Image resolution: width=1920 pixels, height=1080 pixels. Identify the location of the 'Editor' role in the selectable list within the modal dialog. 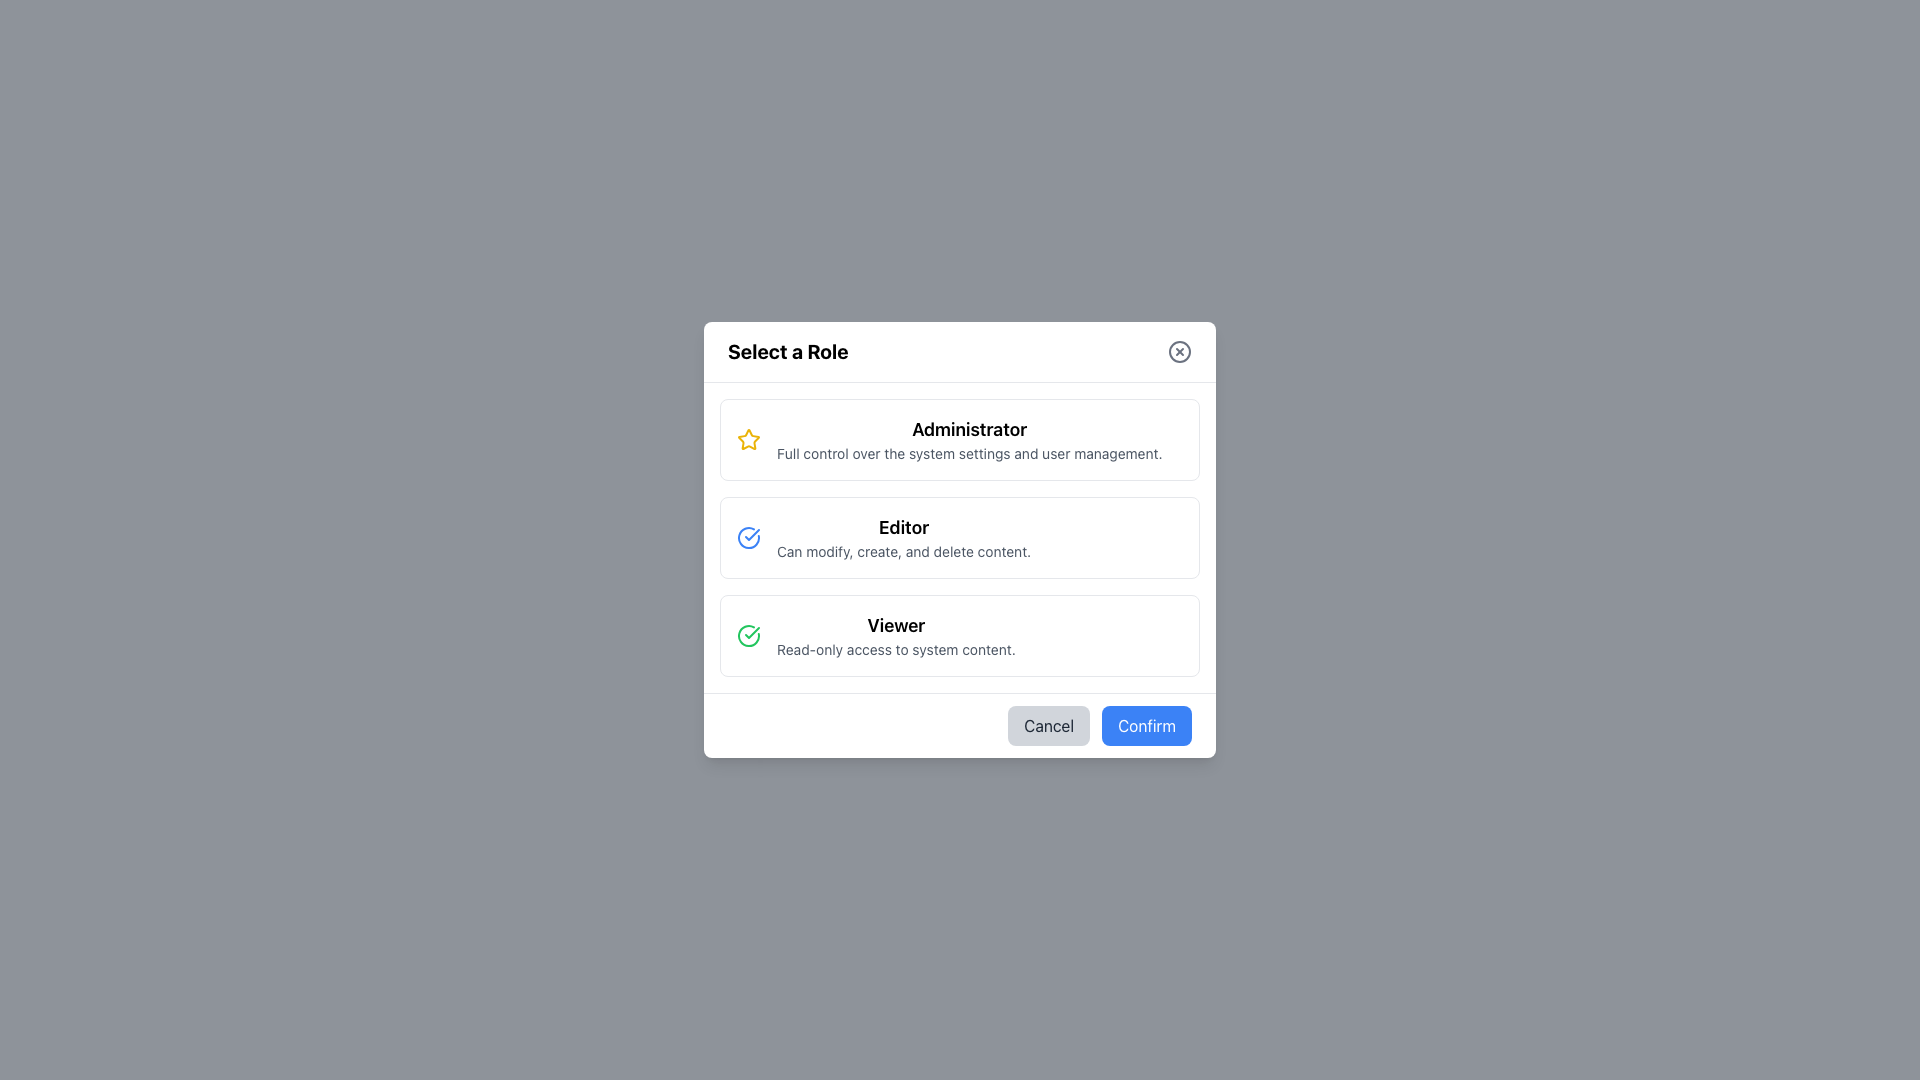
(960, 536).